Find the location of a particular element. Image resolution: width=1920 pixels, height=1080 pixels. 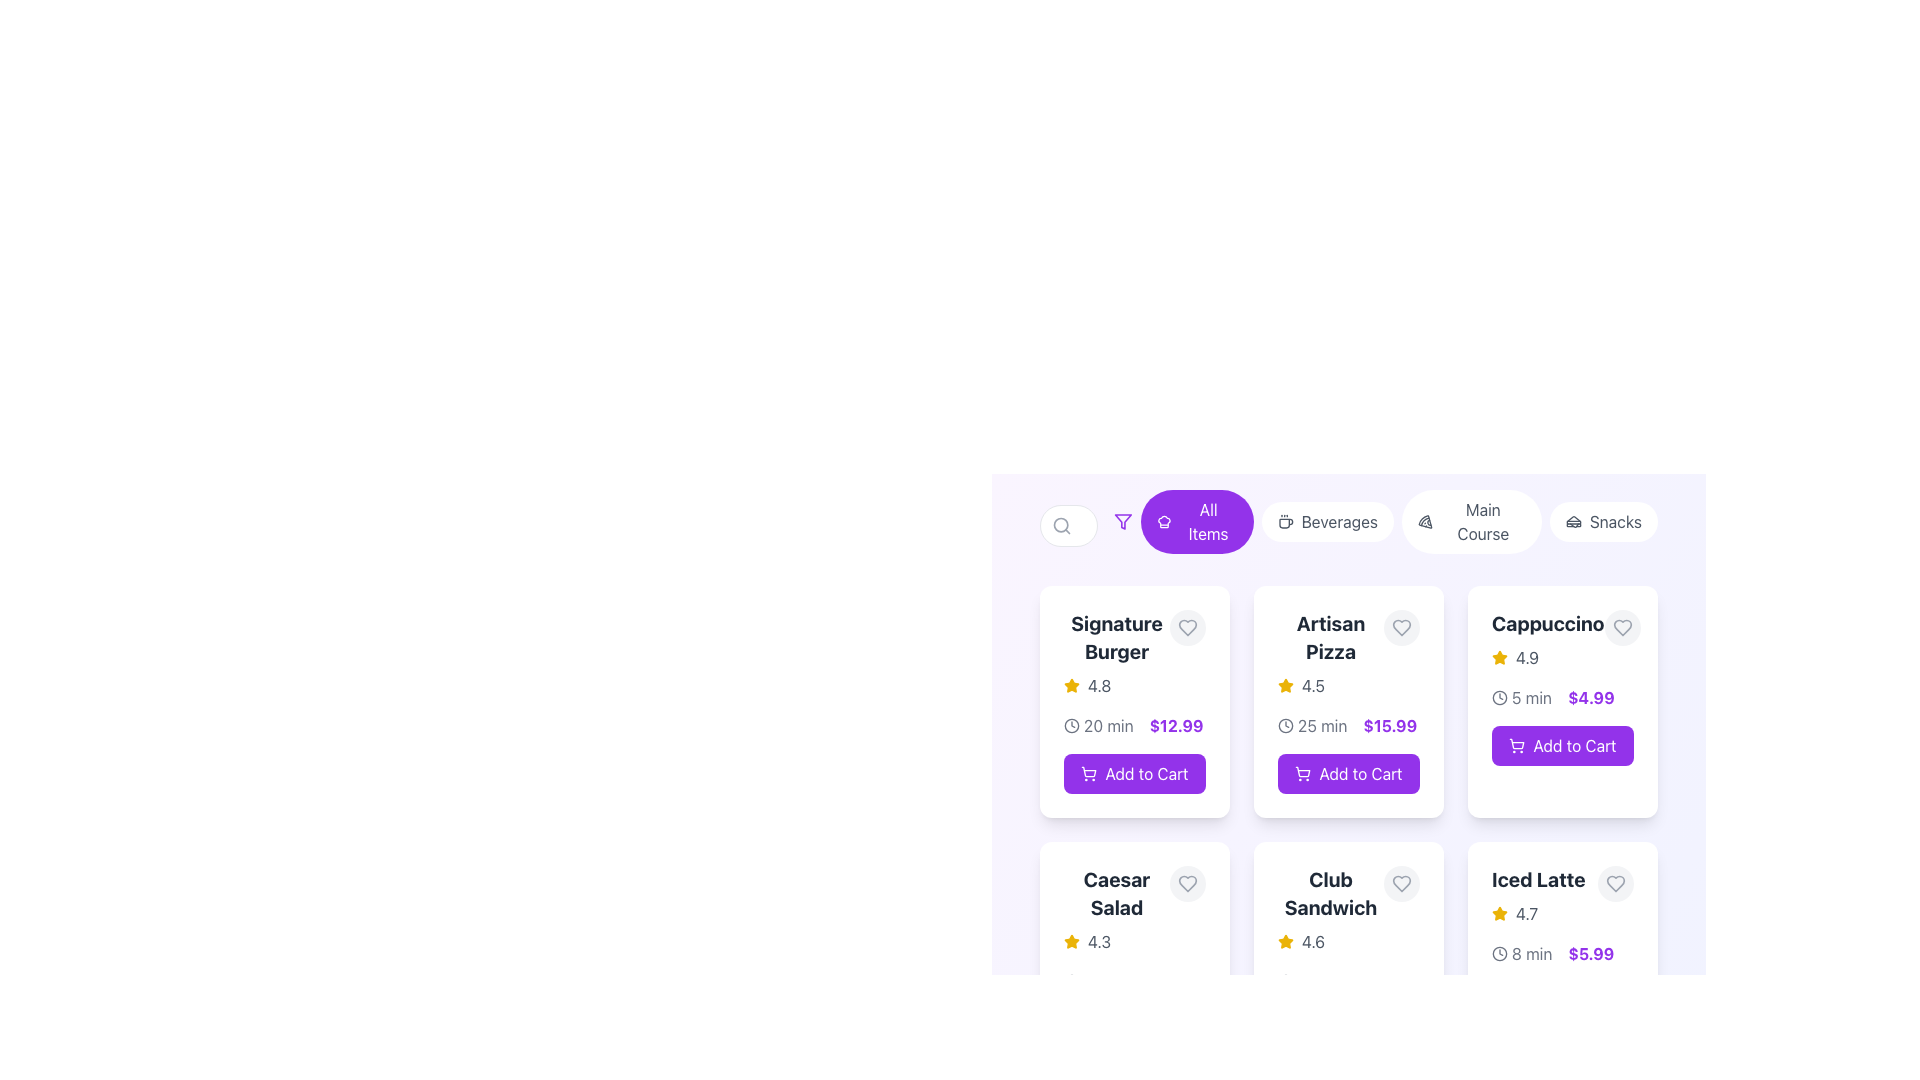

price displayed in the bold purple font, which shows '$8.99' beneath the 'Caesar Salad' card in the second row, first column of the grid layout is located at coordinates (1170, 981).